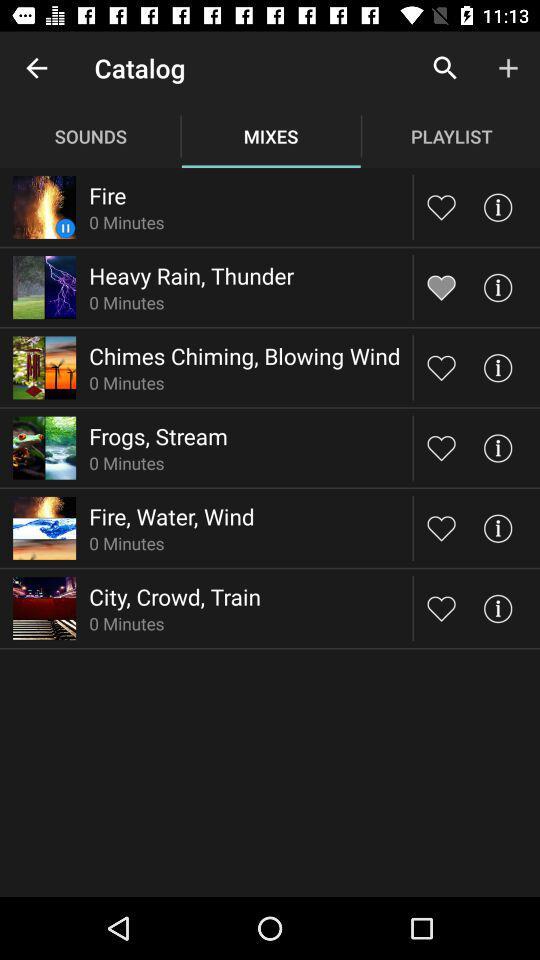 The image size is (540, 960). What do you see at coordinates (441, 447) in the screenshot?
I see `the song` at bounding box center [441, 447].